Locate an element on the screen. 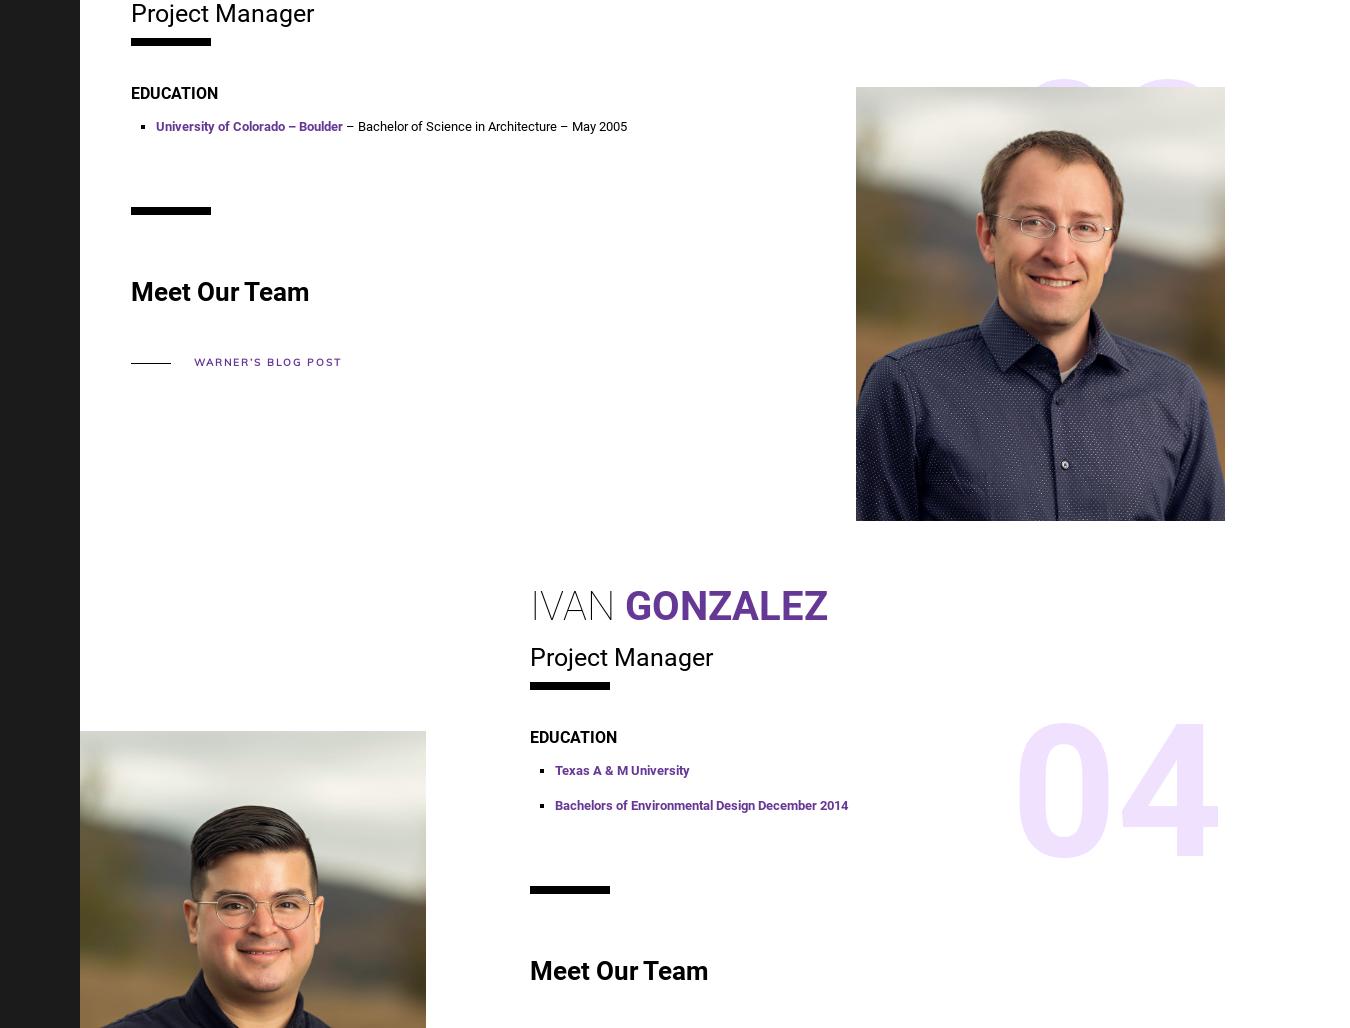  '03' is located at coordinates (1116, 147).